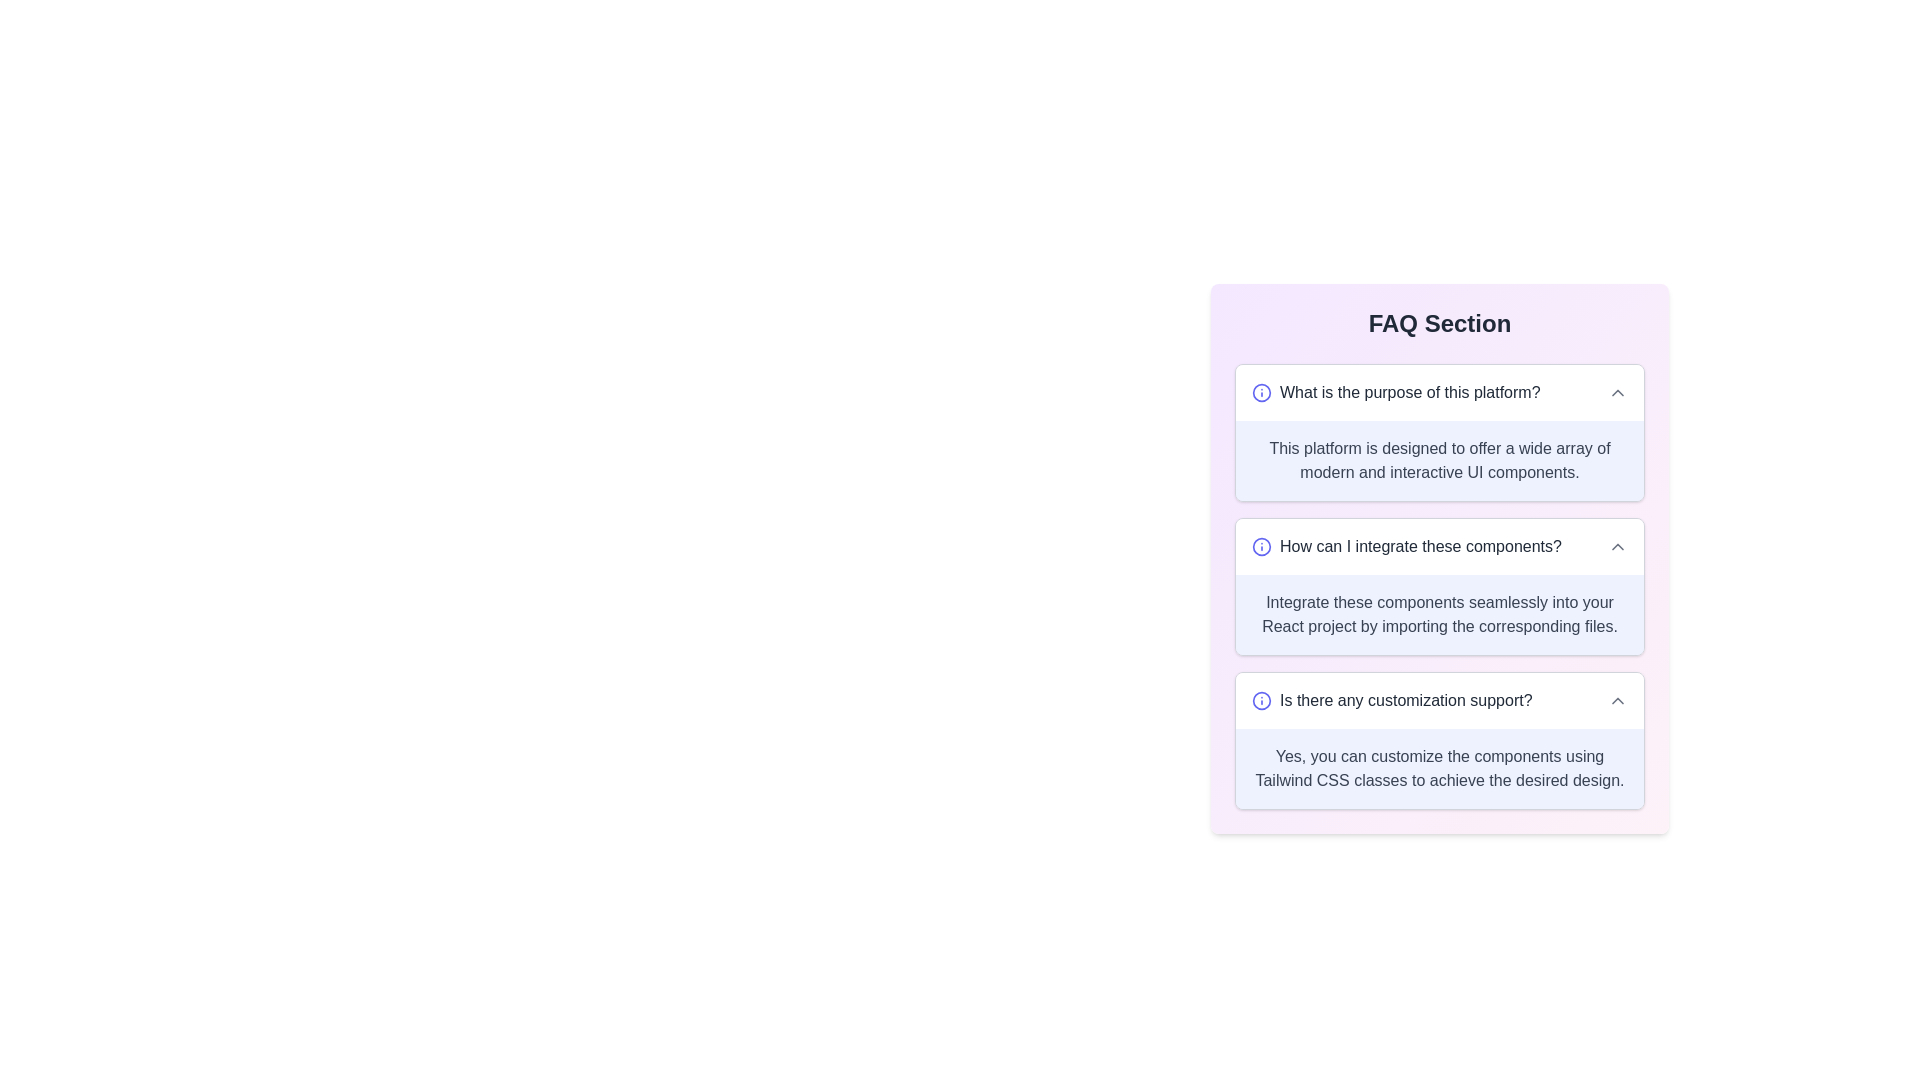  Describe the element at coordinates (1440, 740) in the screenshot. I see `the third item in the Interactive collapsible FAQ panel` at that location.